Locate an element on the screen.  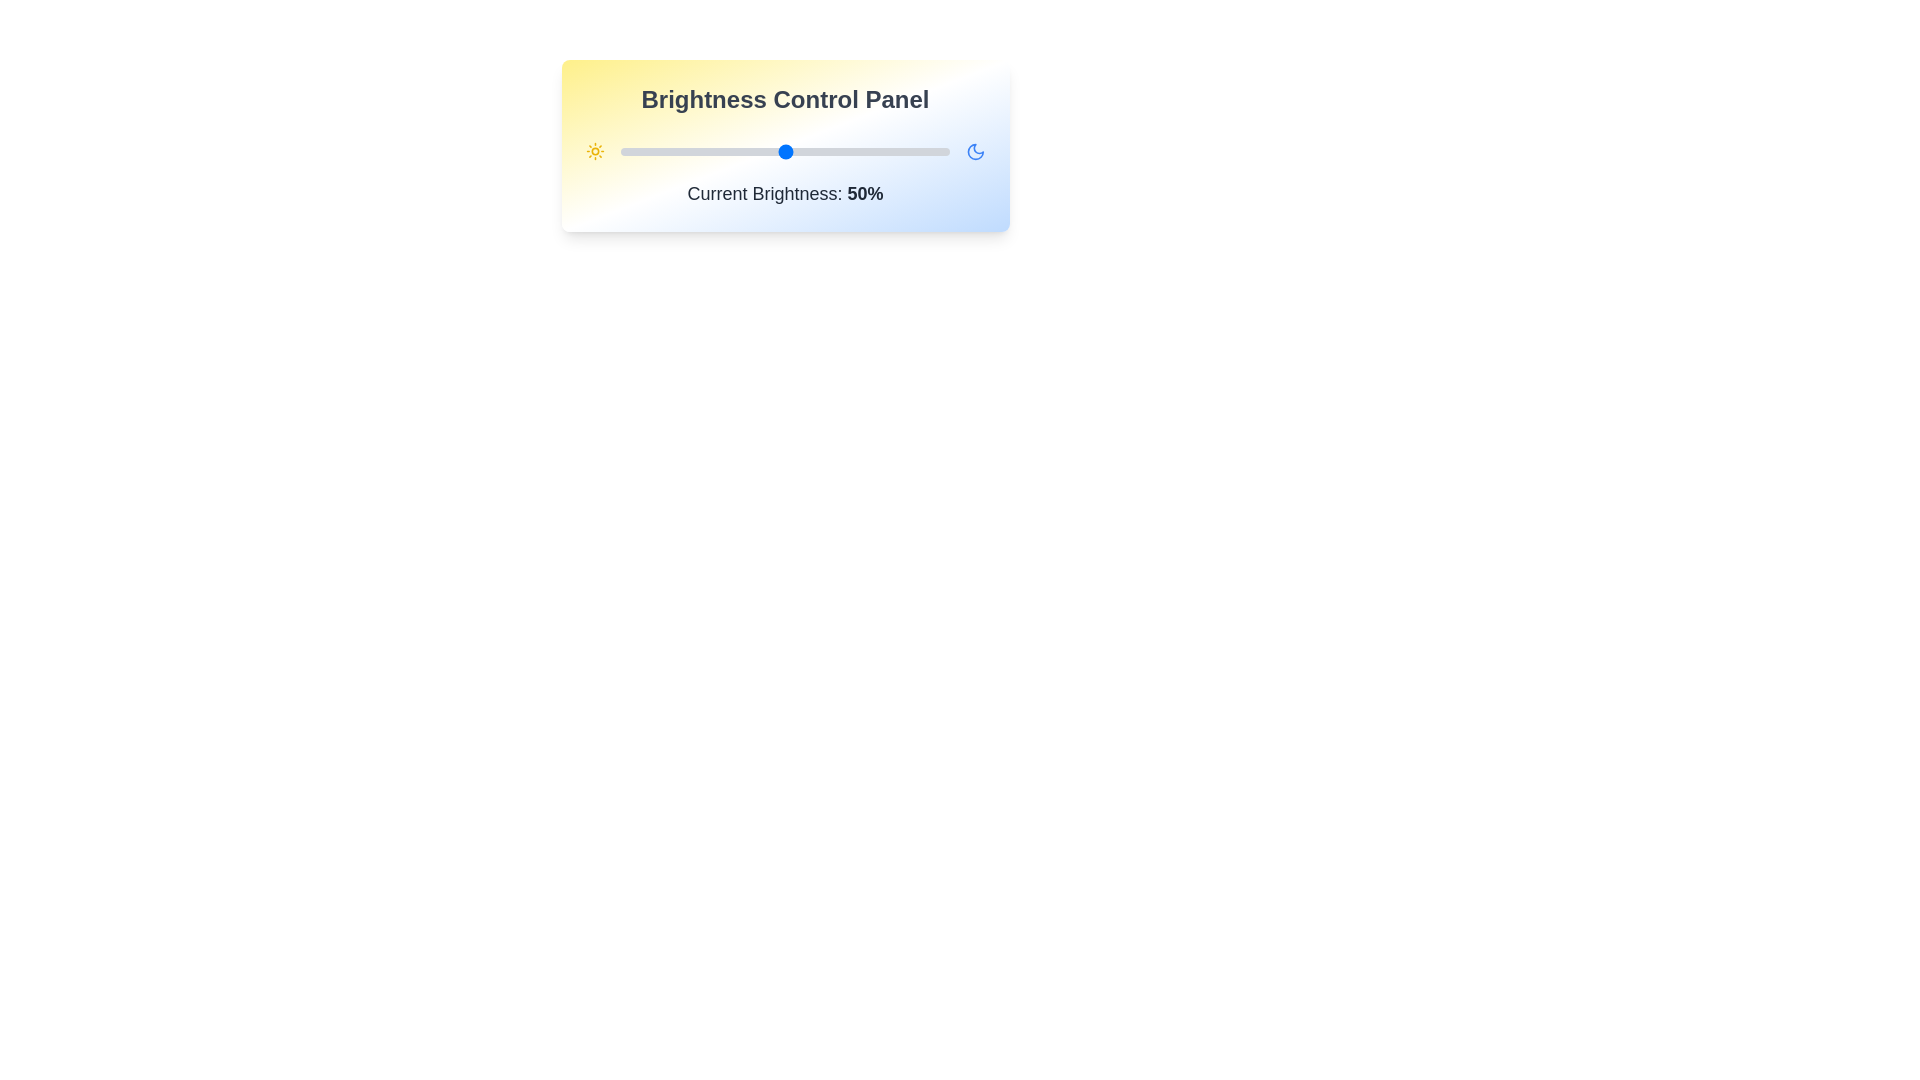
the brightness is located at coordinates (696, 150).